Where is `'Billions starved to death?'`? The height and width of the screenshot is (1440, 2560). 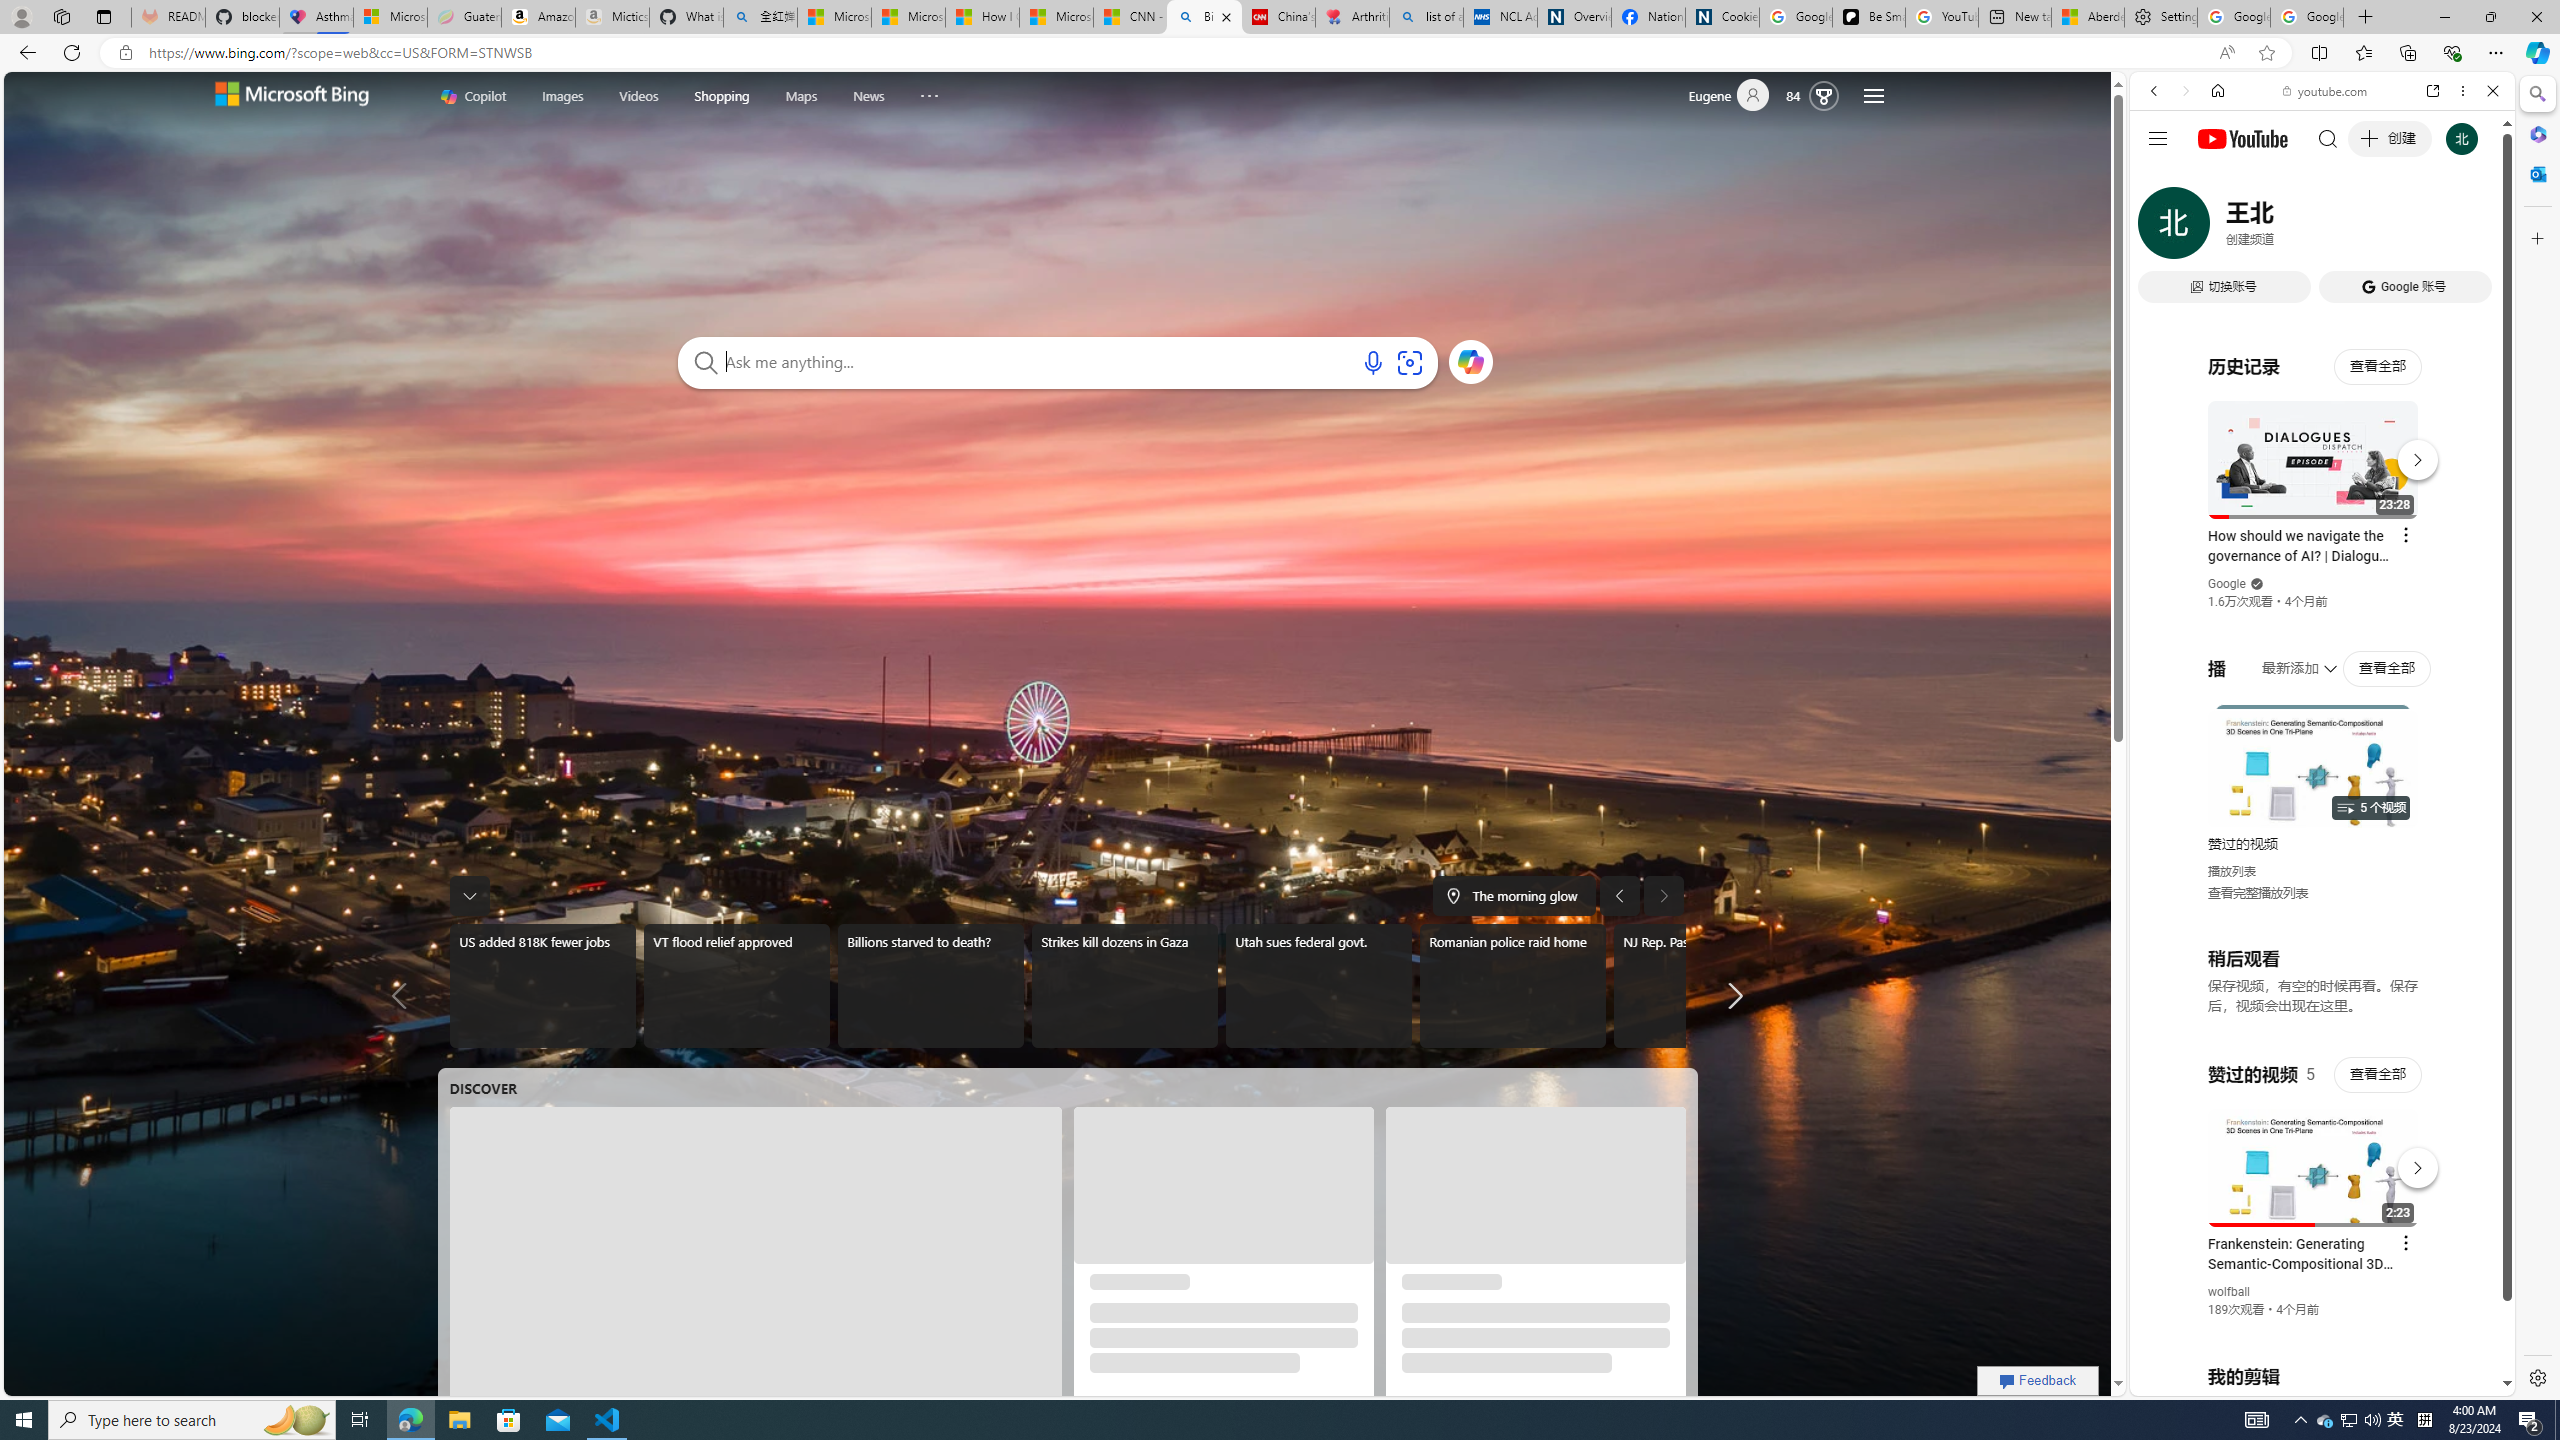
'Billions starved to death?' is located at coordinates (929, 985).